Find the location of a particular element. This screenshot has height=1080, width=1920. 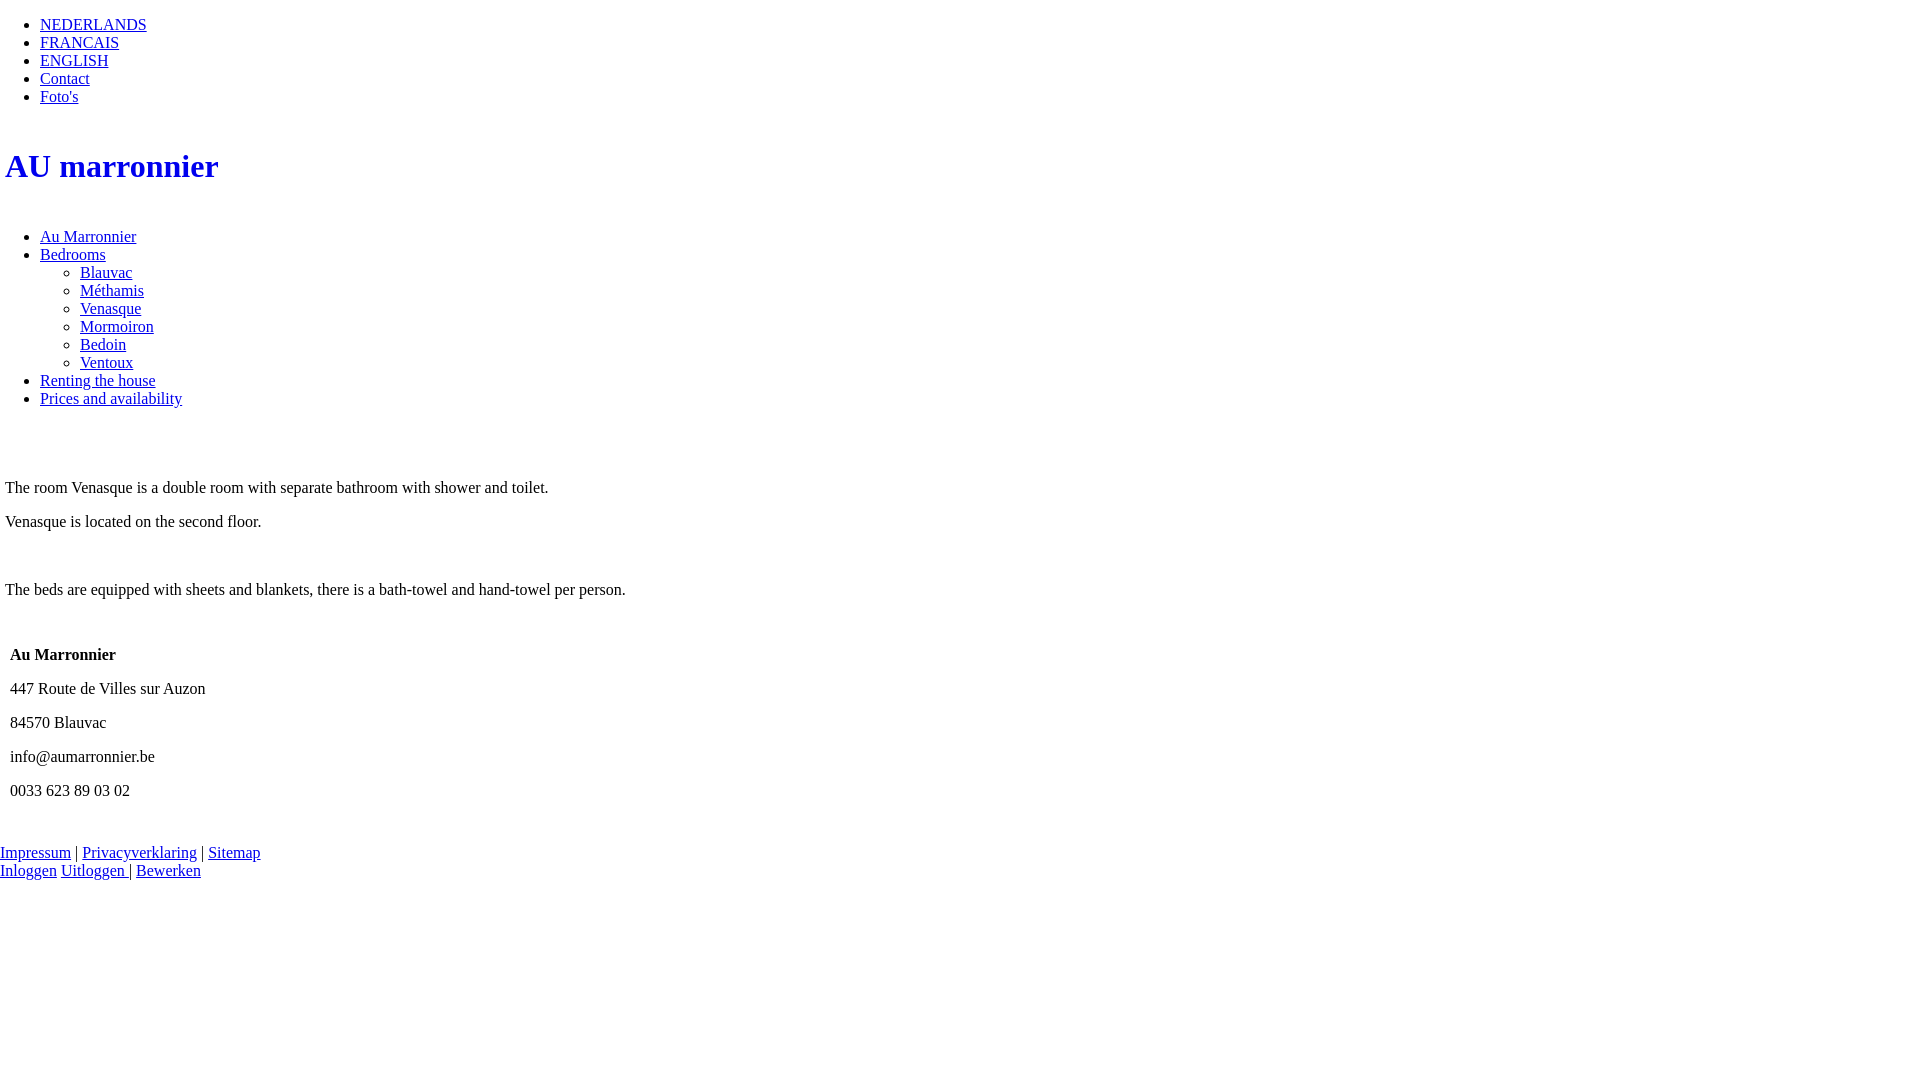

'Au Marronnier' is located at coordinates (39, 235).